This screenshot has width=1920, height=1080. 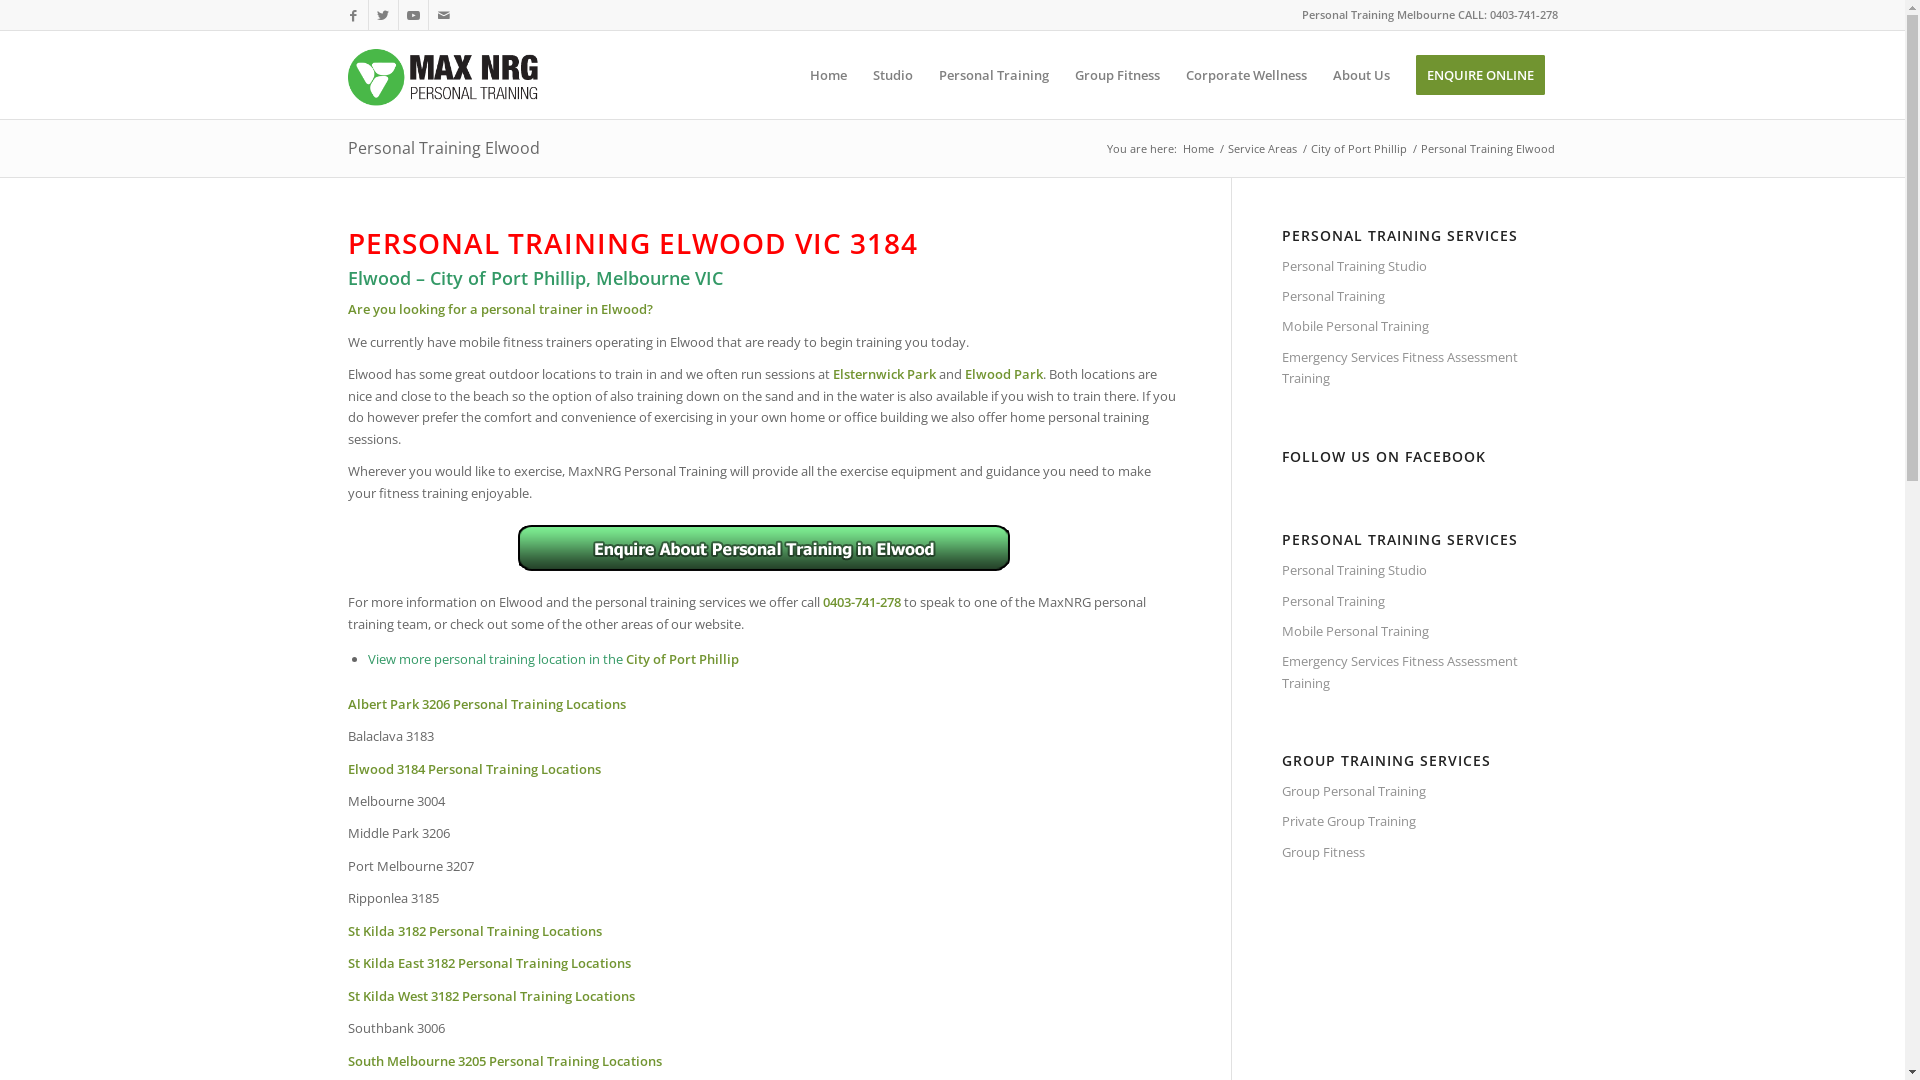 I want to click on 'ENQUIRE ONLINE', so click(x=1479, y=73).